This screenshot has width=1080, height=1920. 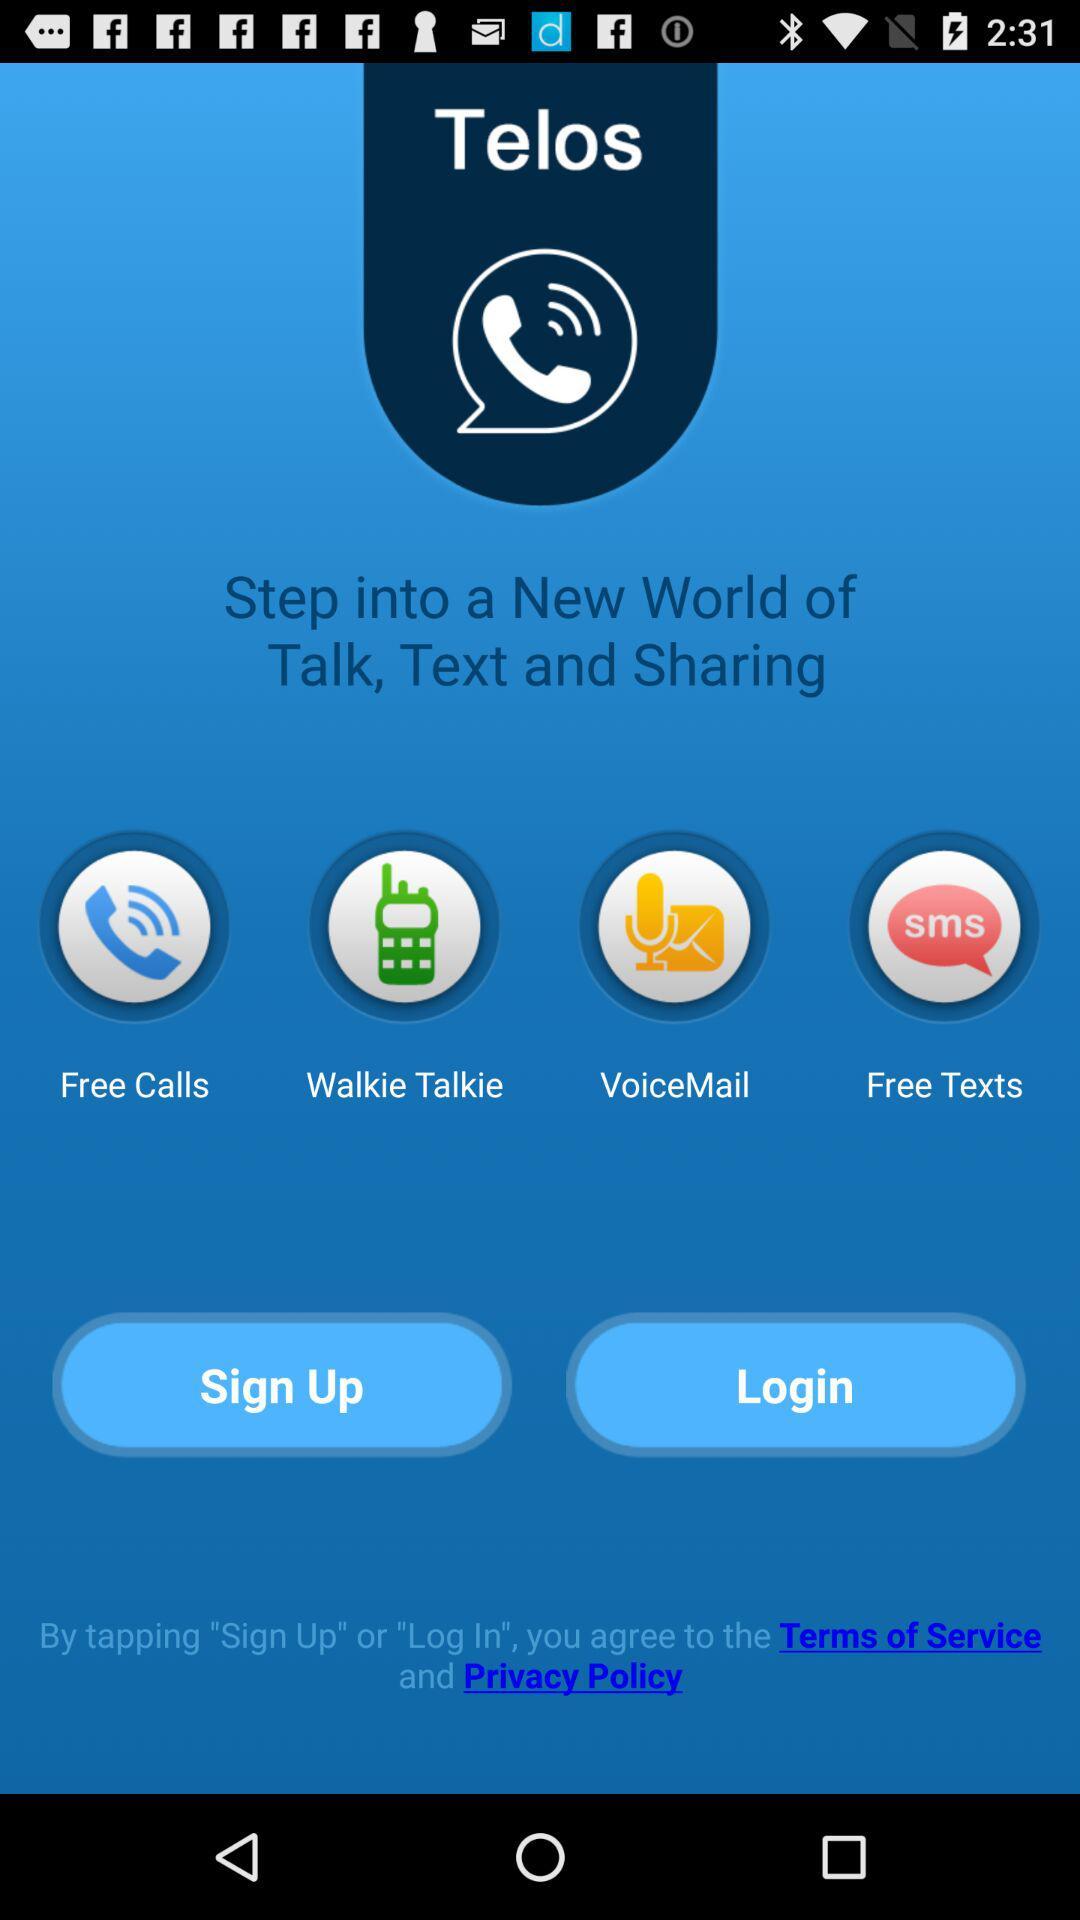 I want to click on the app above the by tapping sign app, so click(x=795, y=1385).